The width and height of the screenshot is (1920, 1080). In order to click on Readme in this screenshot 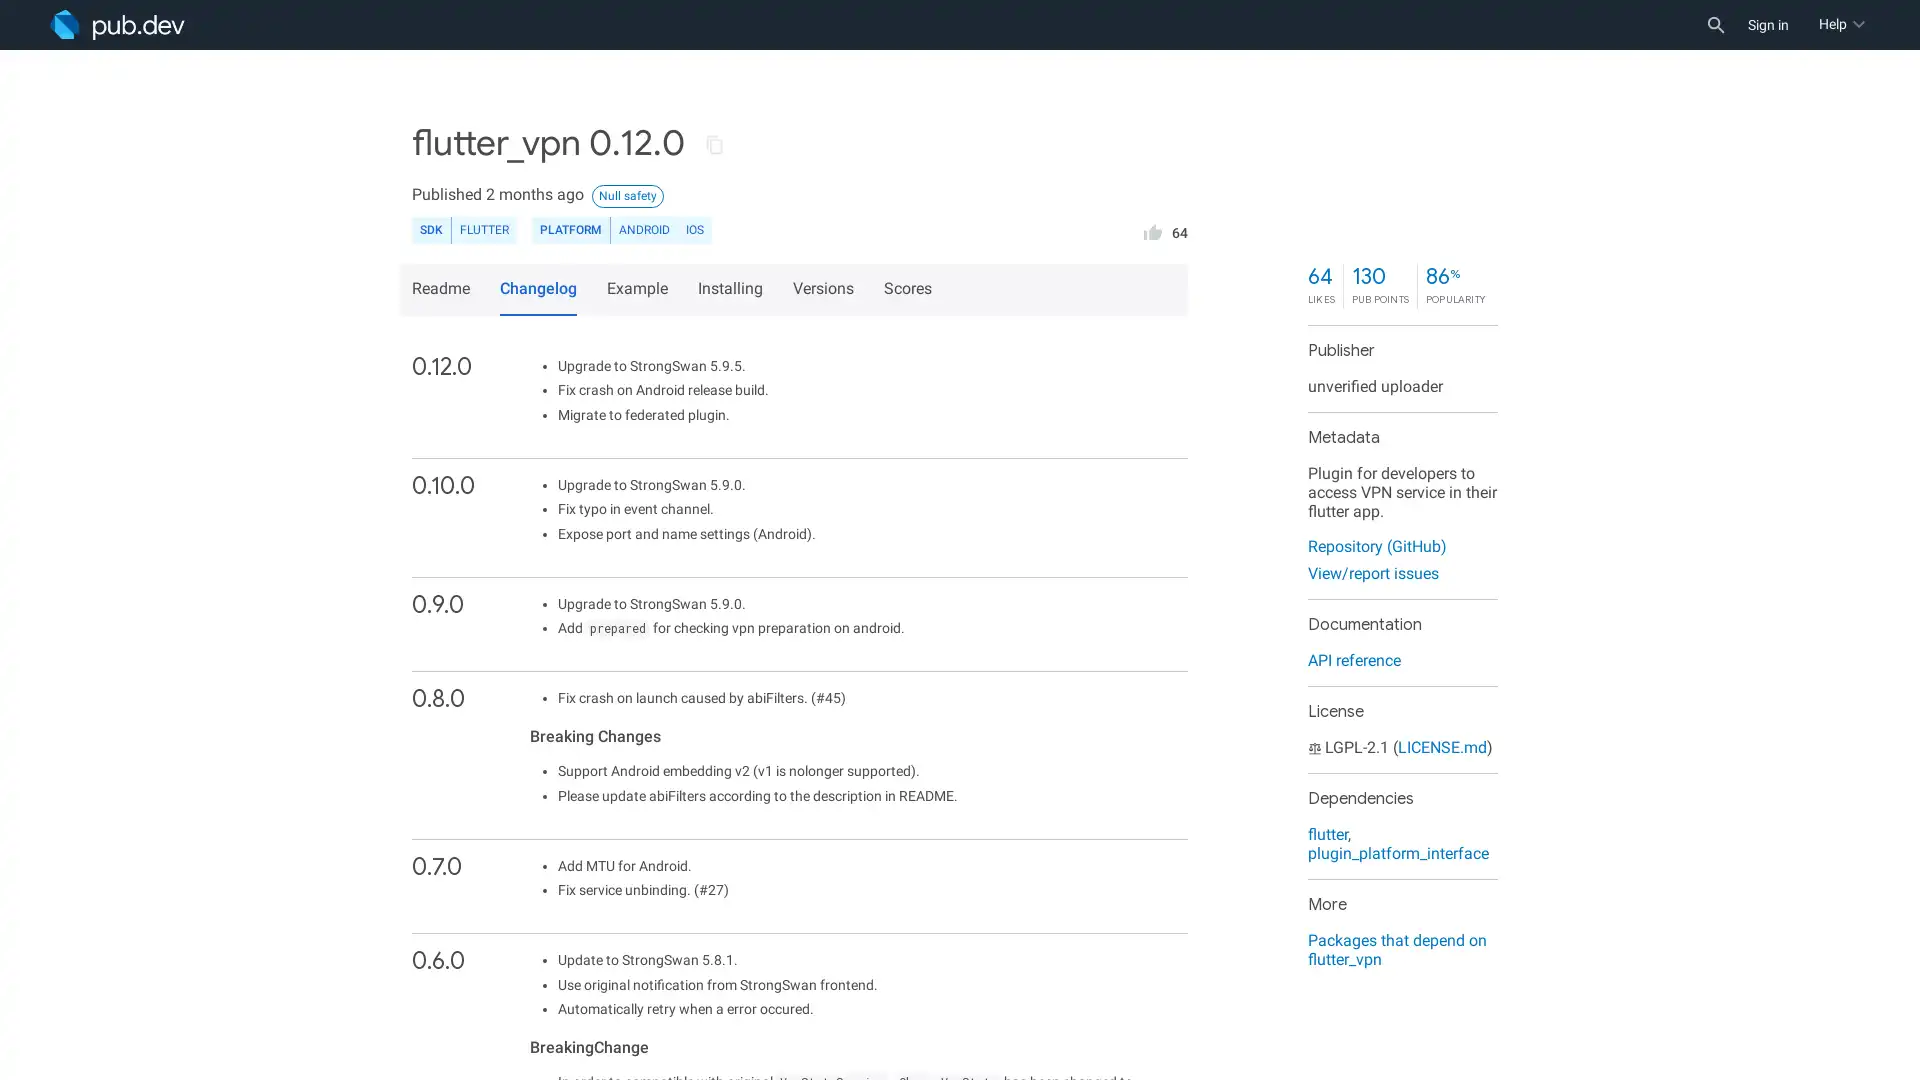, I will do `click(443, 289)`.